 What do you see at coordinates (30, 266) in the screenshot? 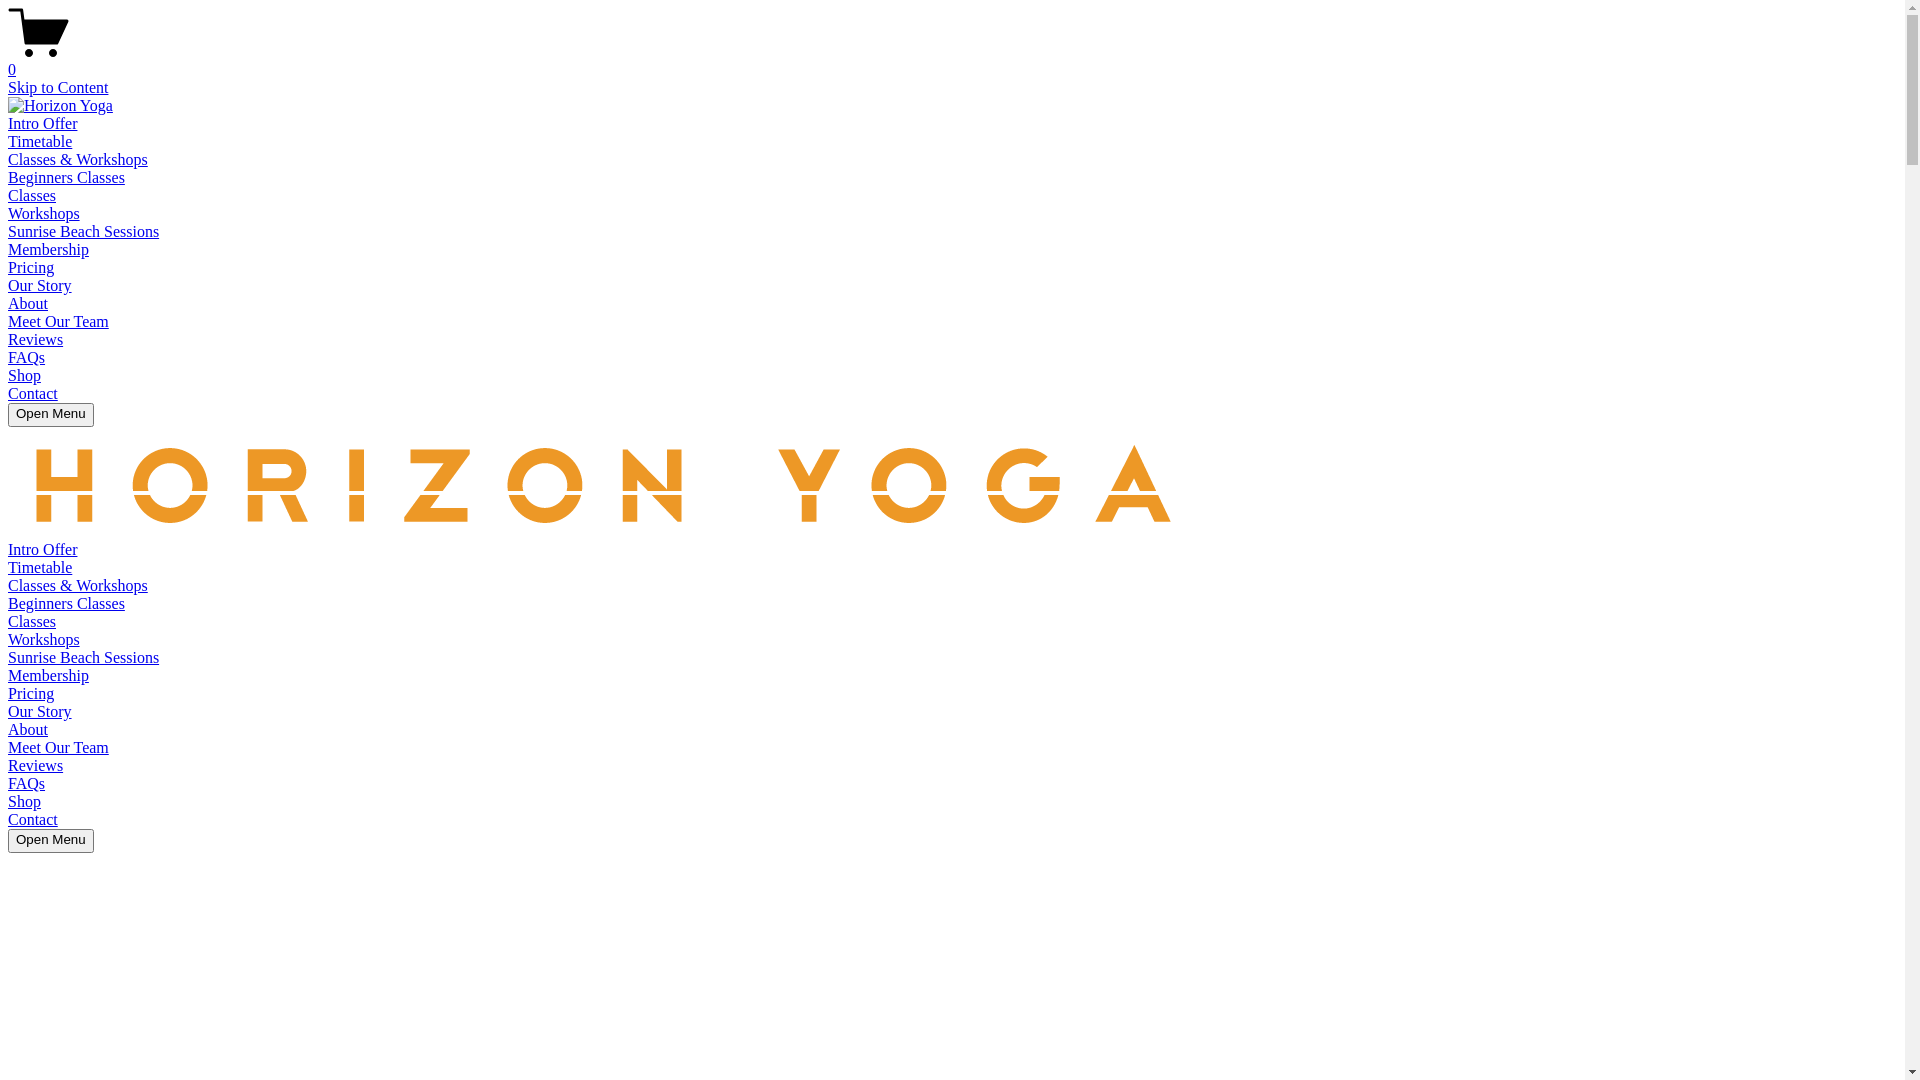
I see `'Pricing'` at bounding box center [30, 266].